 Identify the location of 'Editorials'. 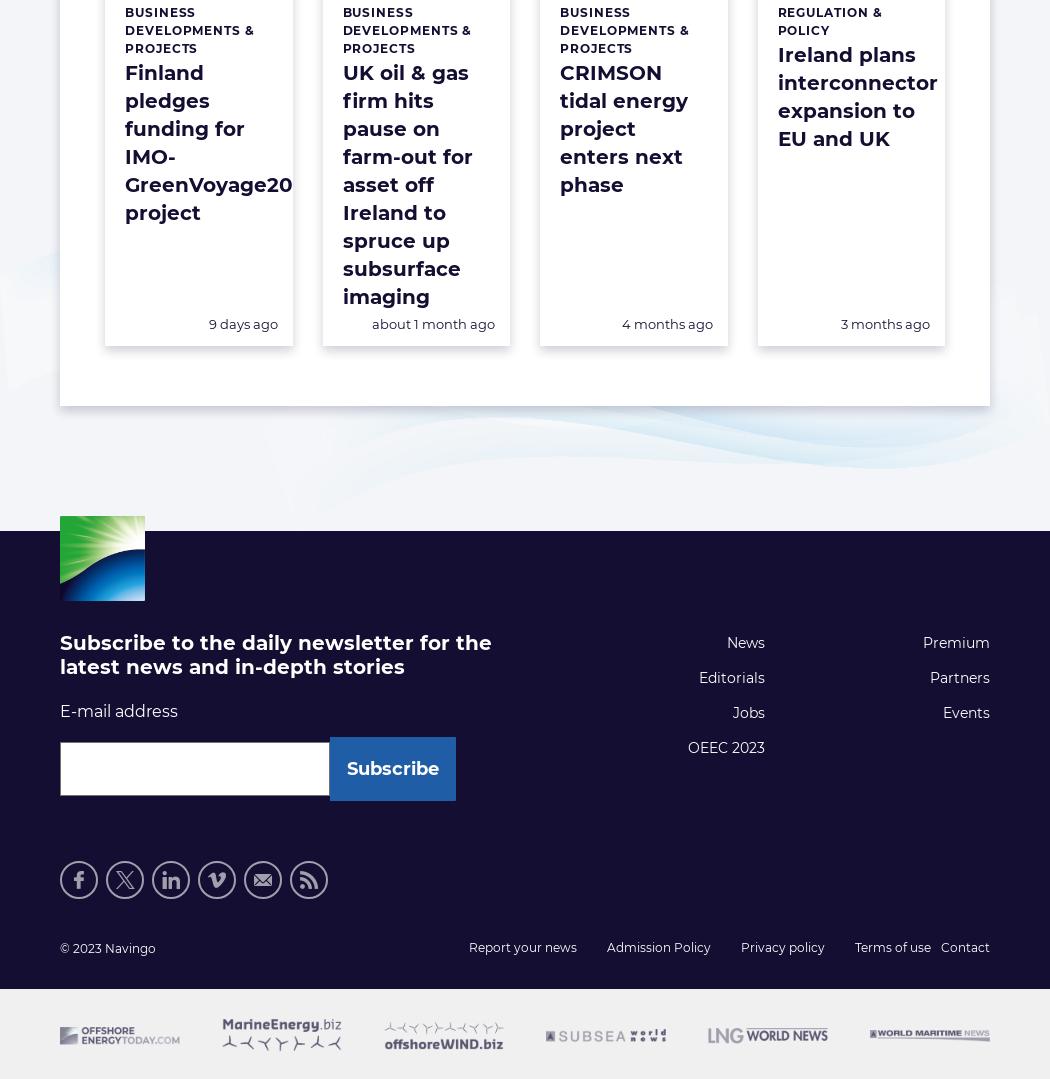
(730, 678).